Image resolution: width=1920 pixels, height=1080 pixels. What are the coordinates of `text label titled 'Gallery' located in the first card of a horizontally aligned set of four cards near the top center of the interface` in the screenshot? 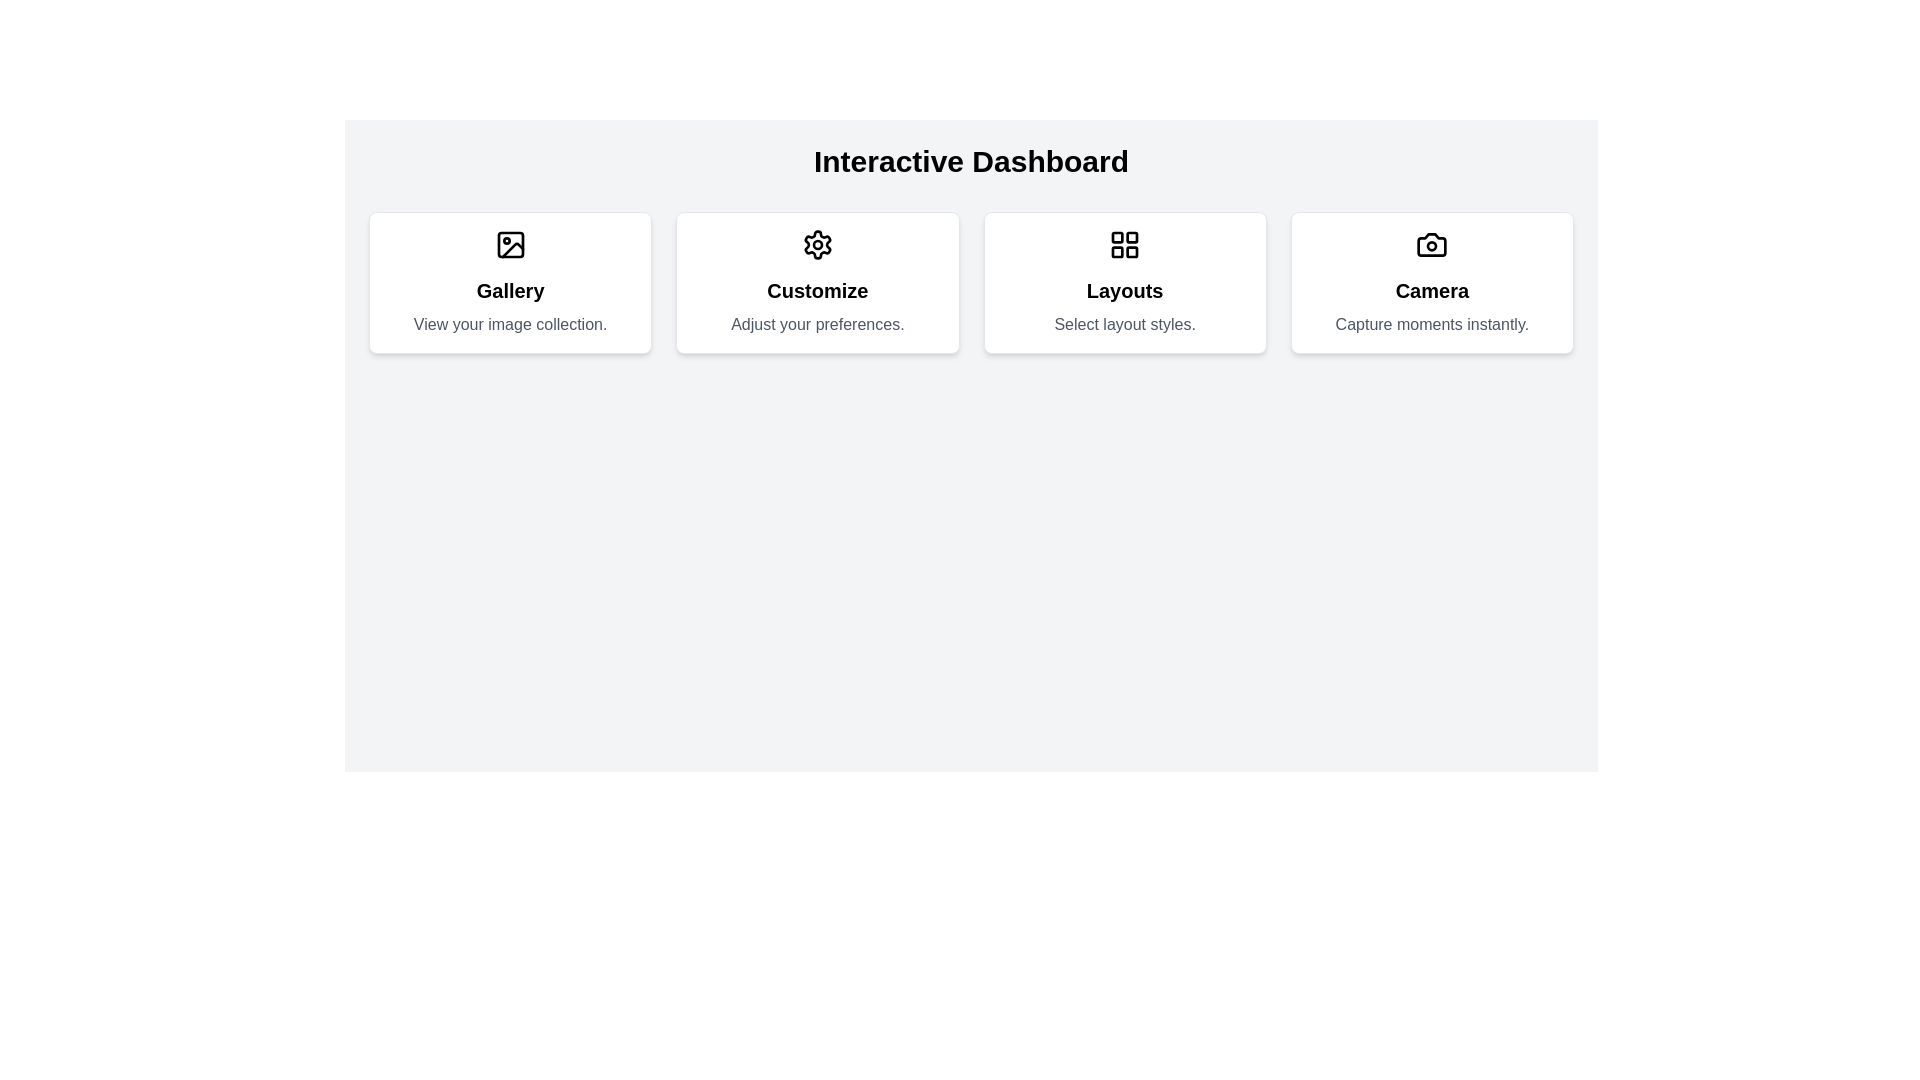 It's located at (510, 290).